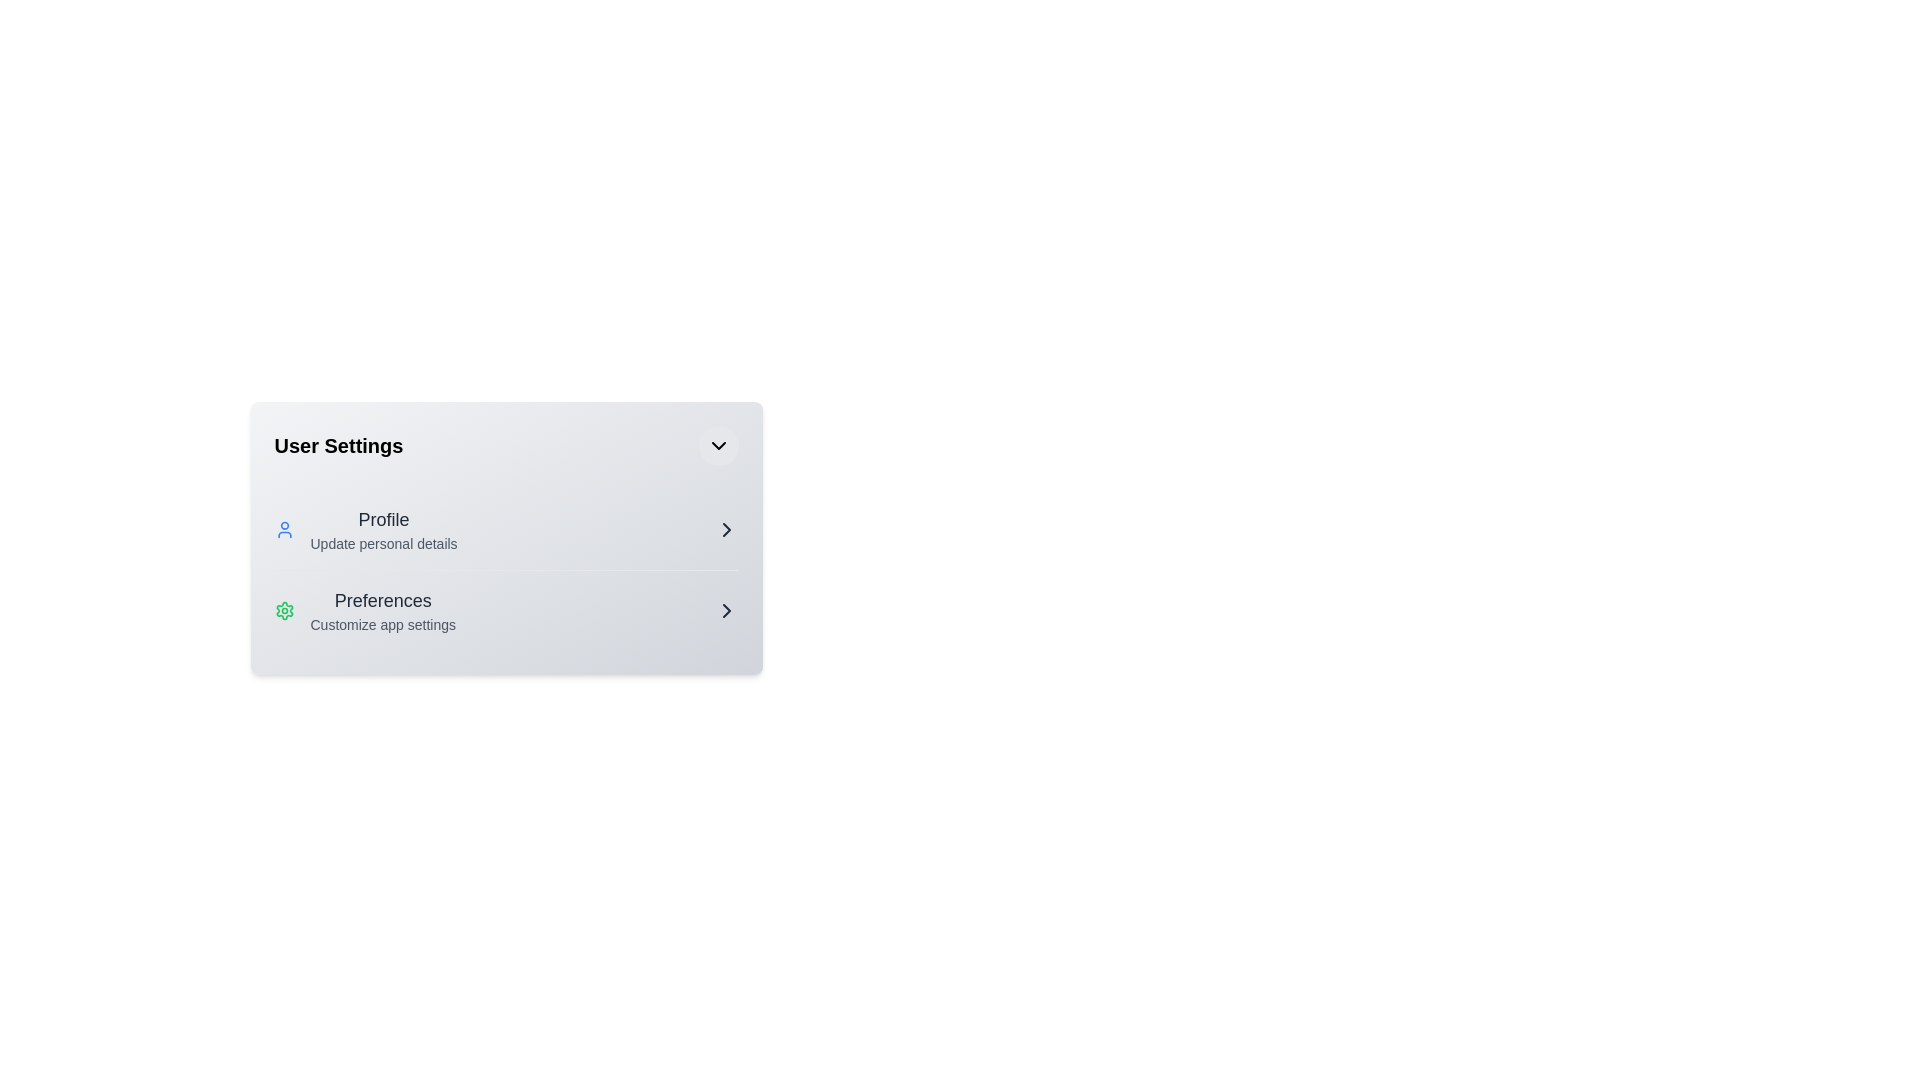 The width and height of the screenshot is (1920, 1080). What do you see at coordinates (383, 609) in the screenshot?
I see `description of the 'Preferences' section, which serves as a navigation link and describes its purpose as 'Customize app settings.' It is the second item in the 'User Settings' list, positioned below the 'Profile' item` at bounding box center [383, 609].